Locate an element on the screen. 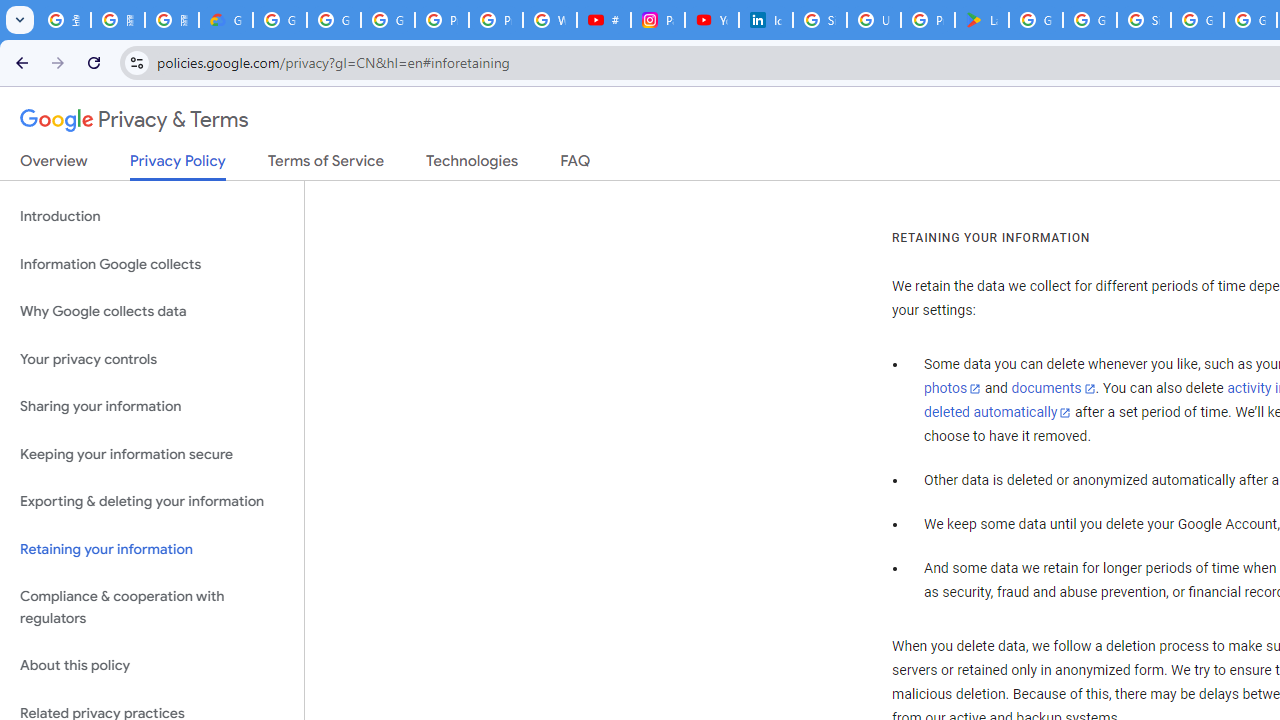  'Exporting & deleting your information' is located at coordinates (151, 501).